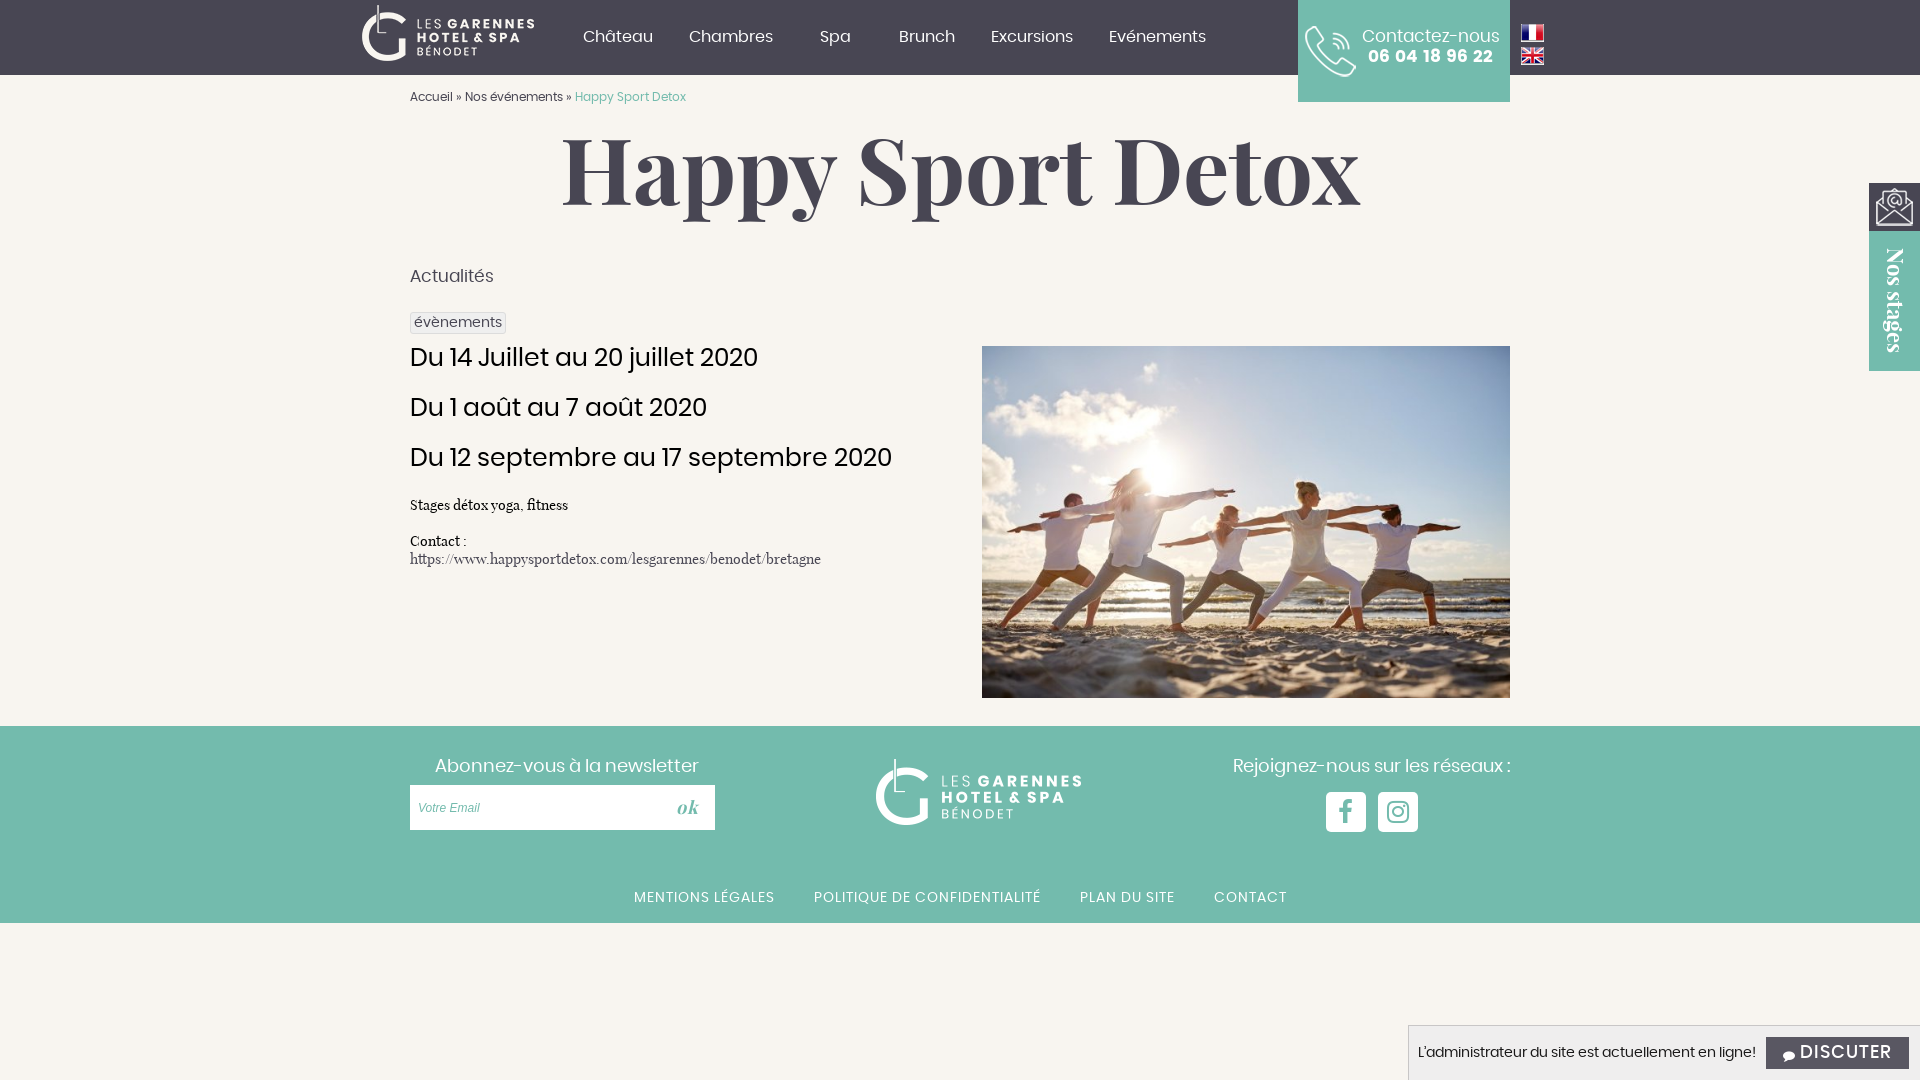 This screenshot has height=1080, width=1920. I want to click on 'Accueil', so click(408, 96).